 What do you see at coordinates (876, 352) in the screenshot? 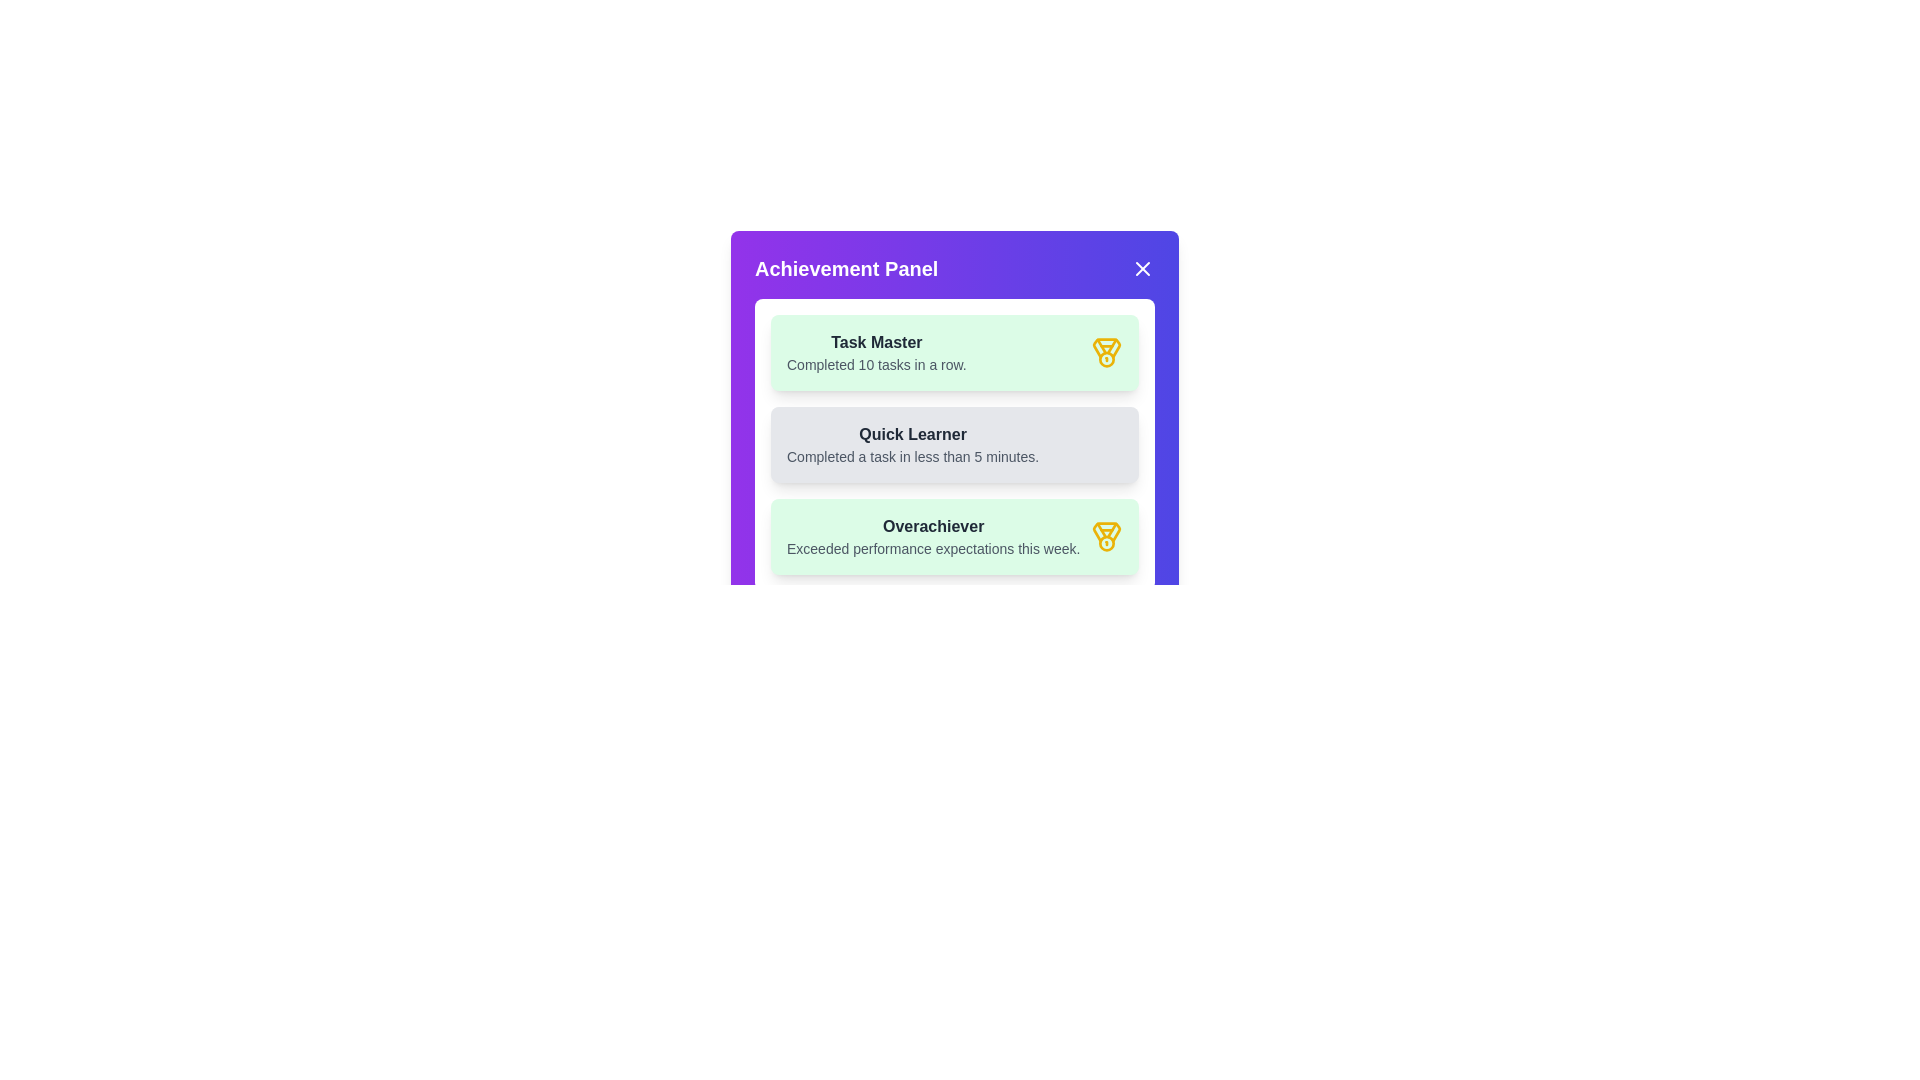
I see `the first entry of the Achievement Panel which displays an accomplishment description` at bounding box center [876, 352].